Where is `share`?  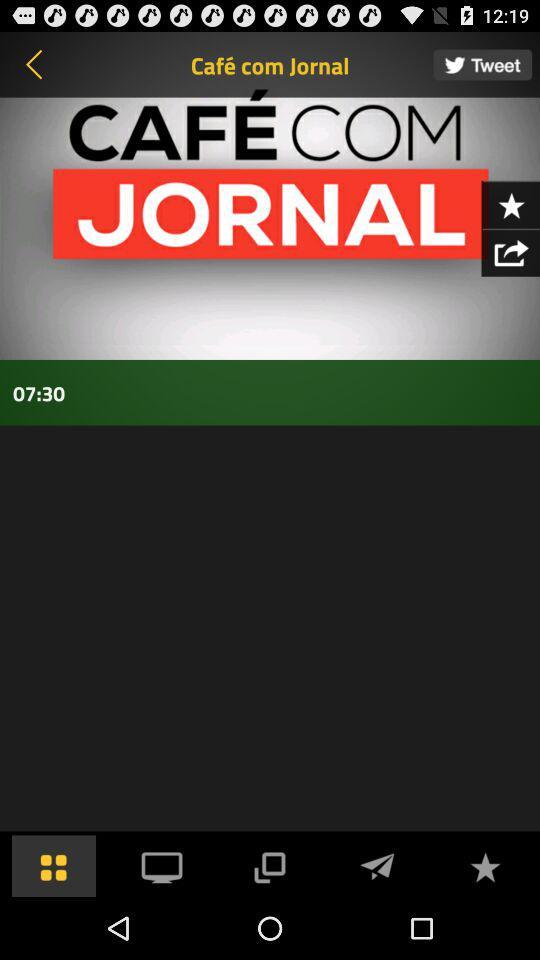
share is located at coordinates (510, 251).